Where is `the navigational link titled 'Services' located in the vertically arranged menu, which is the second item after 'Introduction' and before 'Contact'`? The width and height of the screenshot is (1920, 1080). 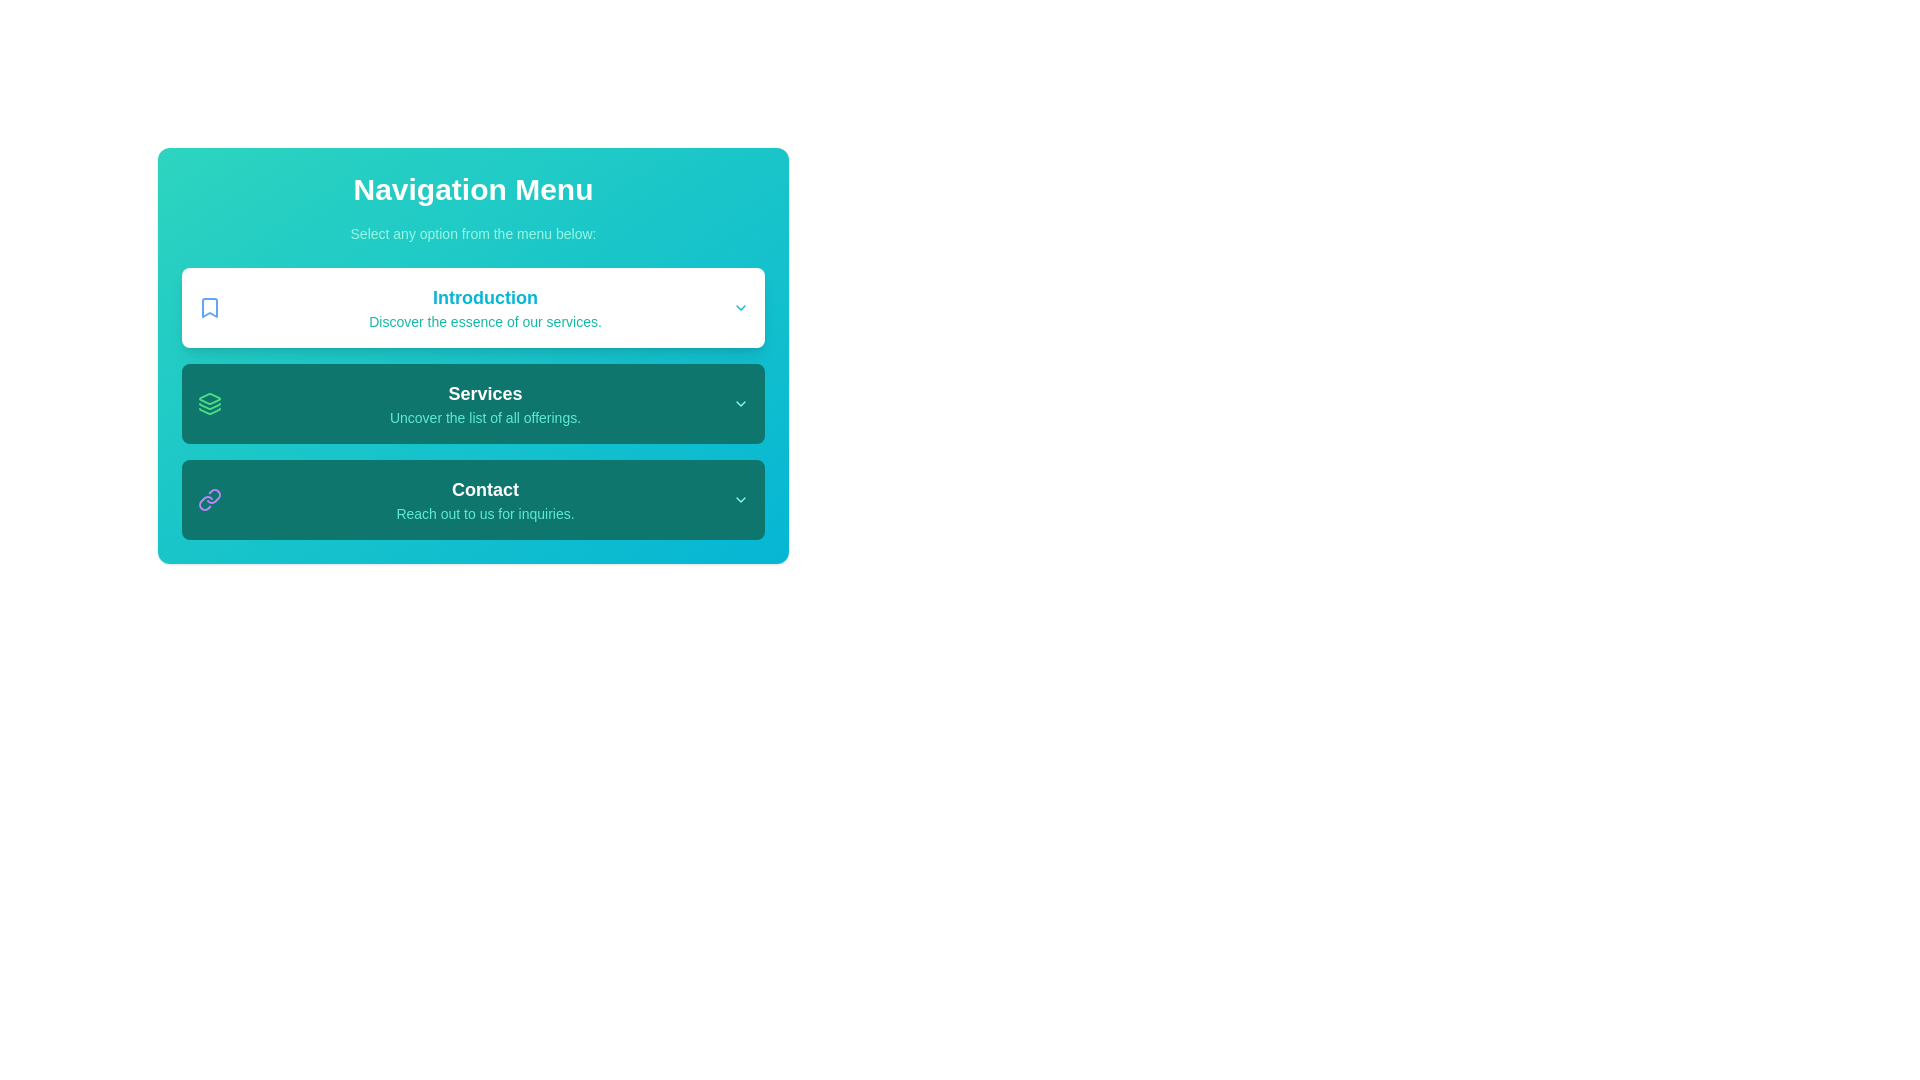
the navigational link titled 'Services' located in the vertically arranged menu, which is the second item after 'Introduction' and before 'Contact' is located at coordinates (485, 404).